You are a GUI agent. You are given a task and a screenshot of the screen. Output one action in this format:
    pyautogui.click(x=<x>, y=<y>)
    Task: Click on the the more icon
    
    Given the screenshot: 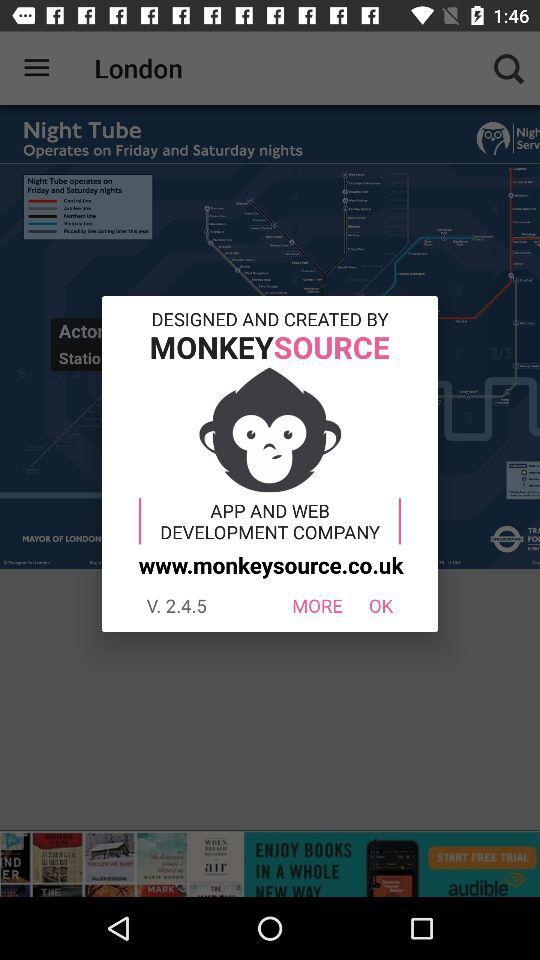 What is the action you would take?
    pyautogui.click(x=317, y=604)
    